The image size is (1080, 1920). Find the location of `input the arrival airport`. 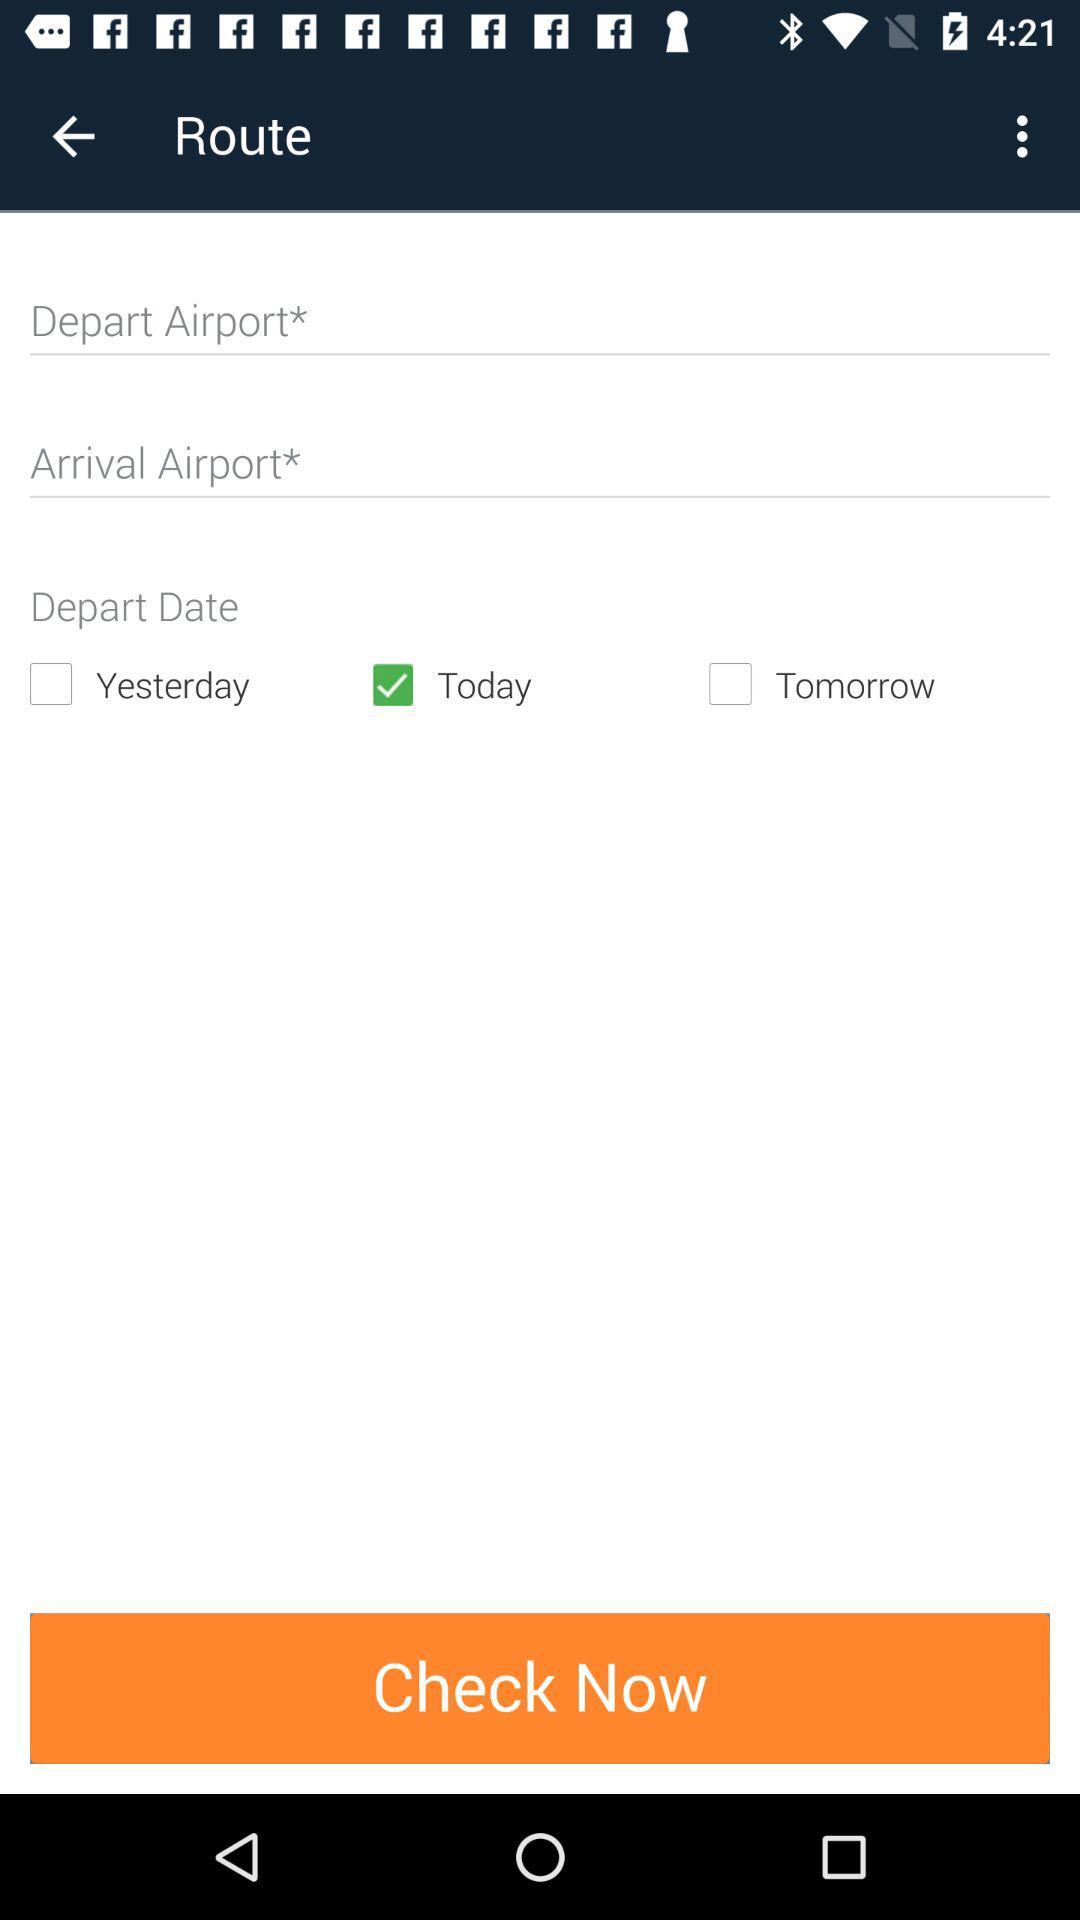

input the arrival airport is located at coordinates (540, 470).